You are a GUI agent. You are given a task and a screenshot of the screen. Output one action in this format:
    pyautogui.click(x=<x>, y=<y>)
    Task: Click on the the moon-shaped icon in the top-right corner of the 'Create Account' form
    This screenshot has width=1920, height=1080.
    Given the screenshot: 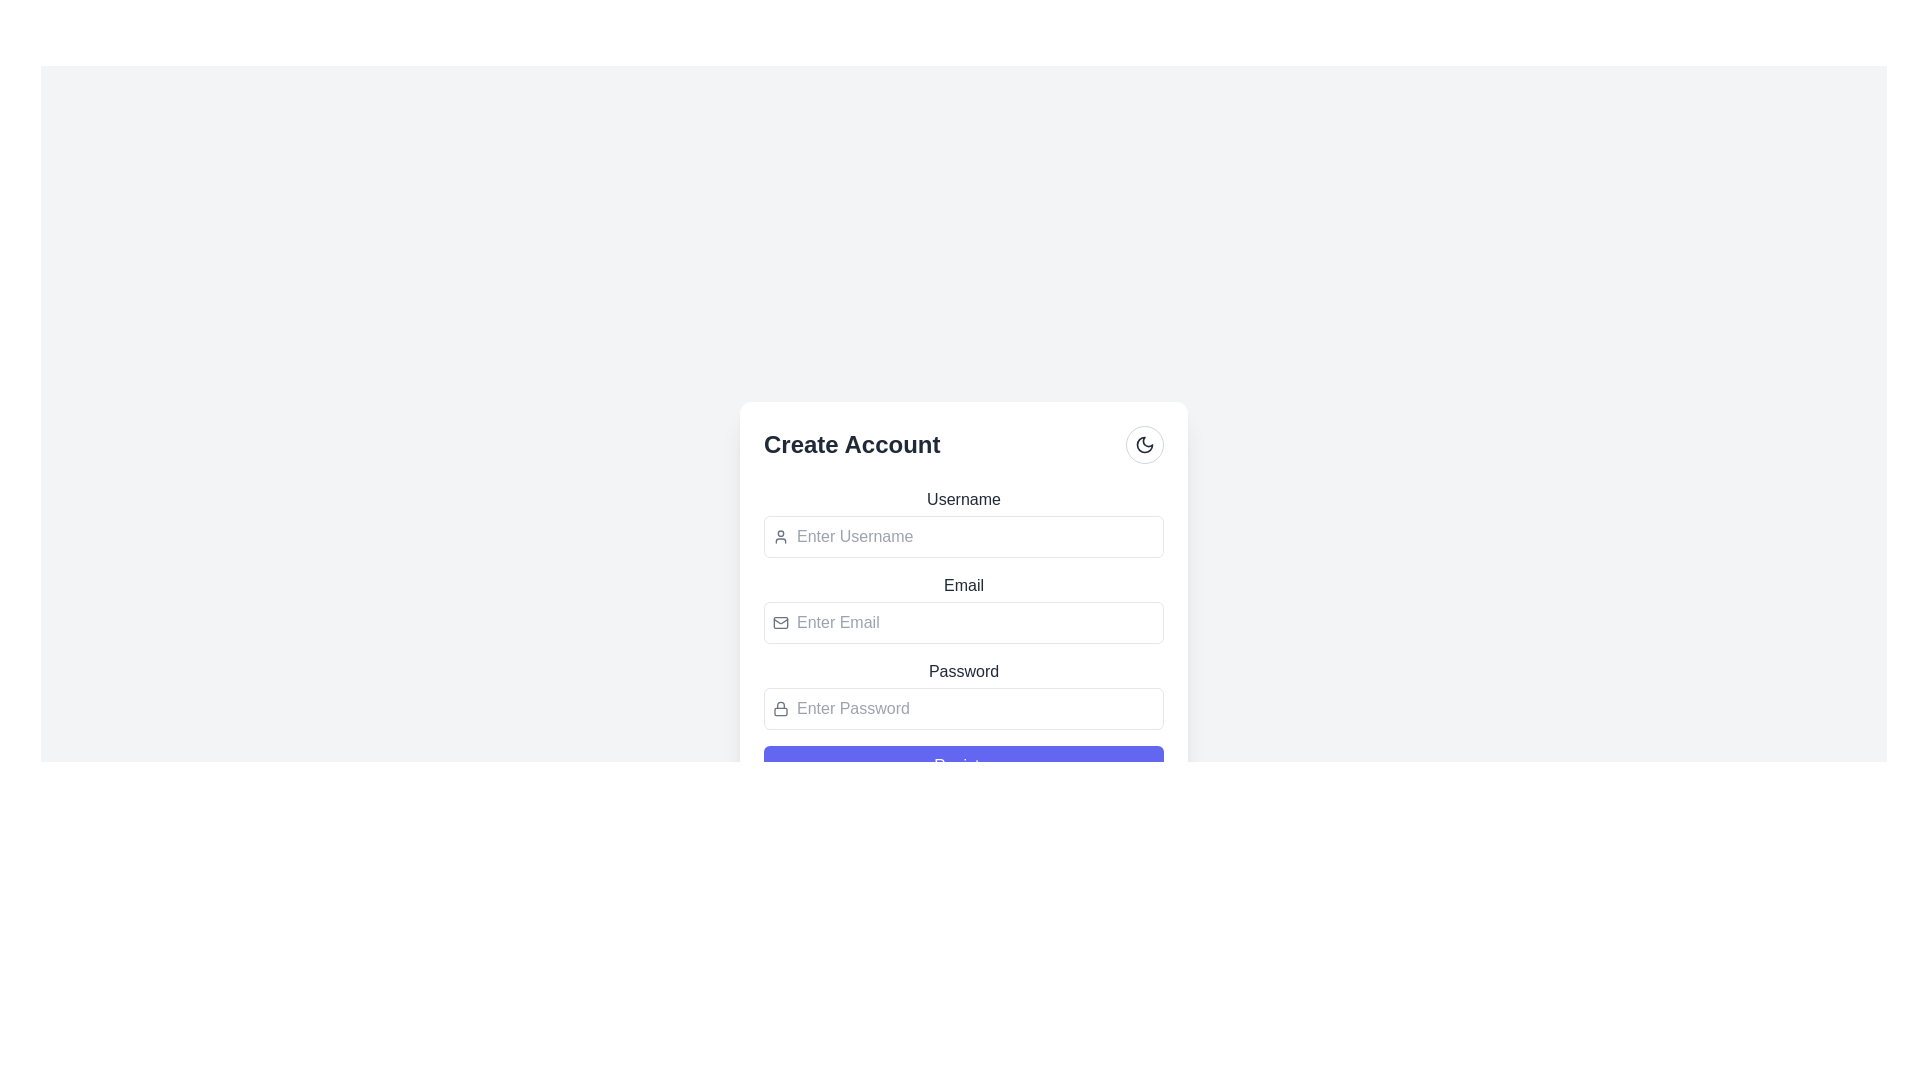 What is the action you would take?
    pyautogui.click(x=1145, y=443)
    